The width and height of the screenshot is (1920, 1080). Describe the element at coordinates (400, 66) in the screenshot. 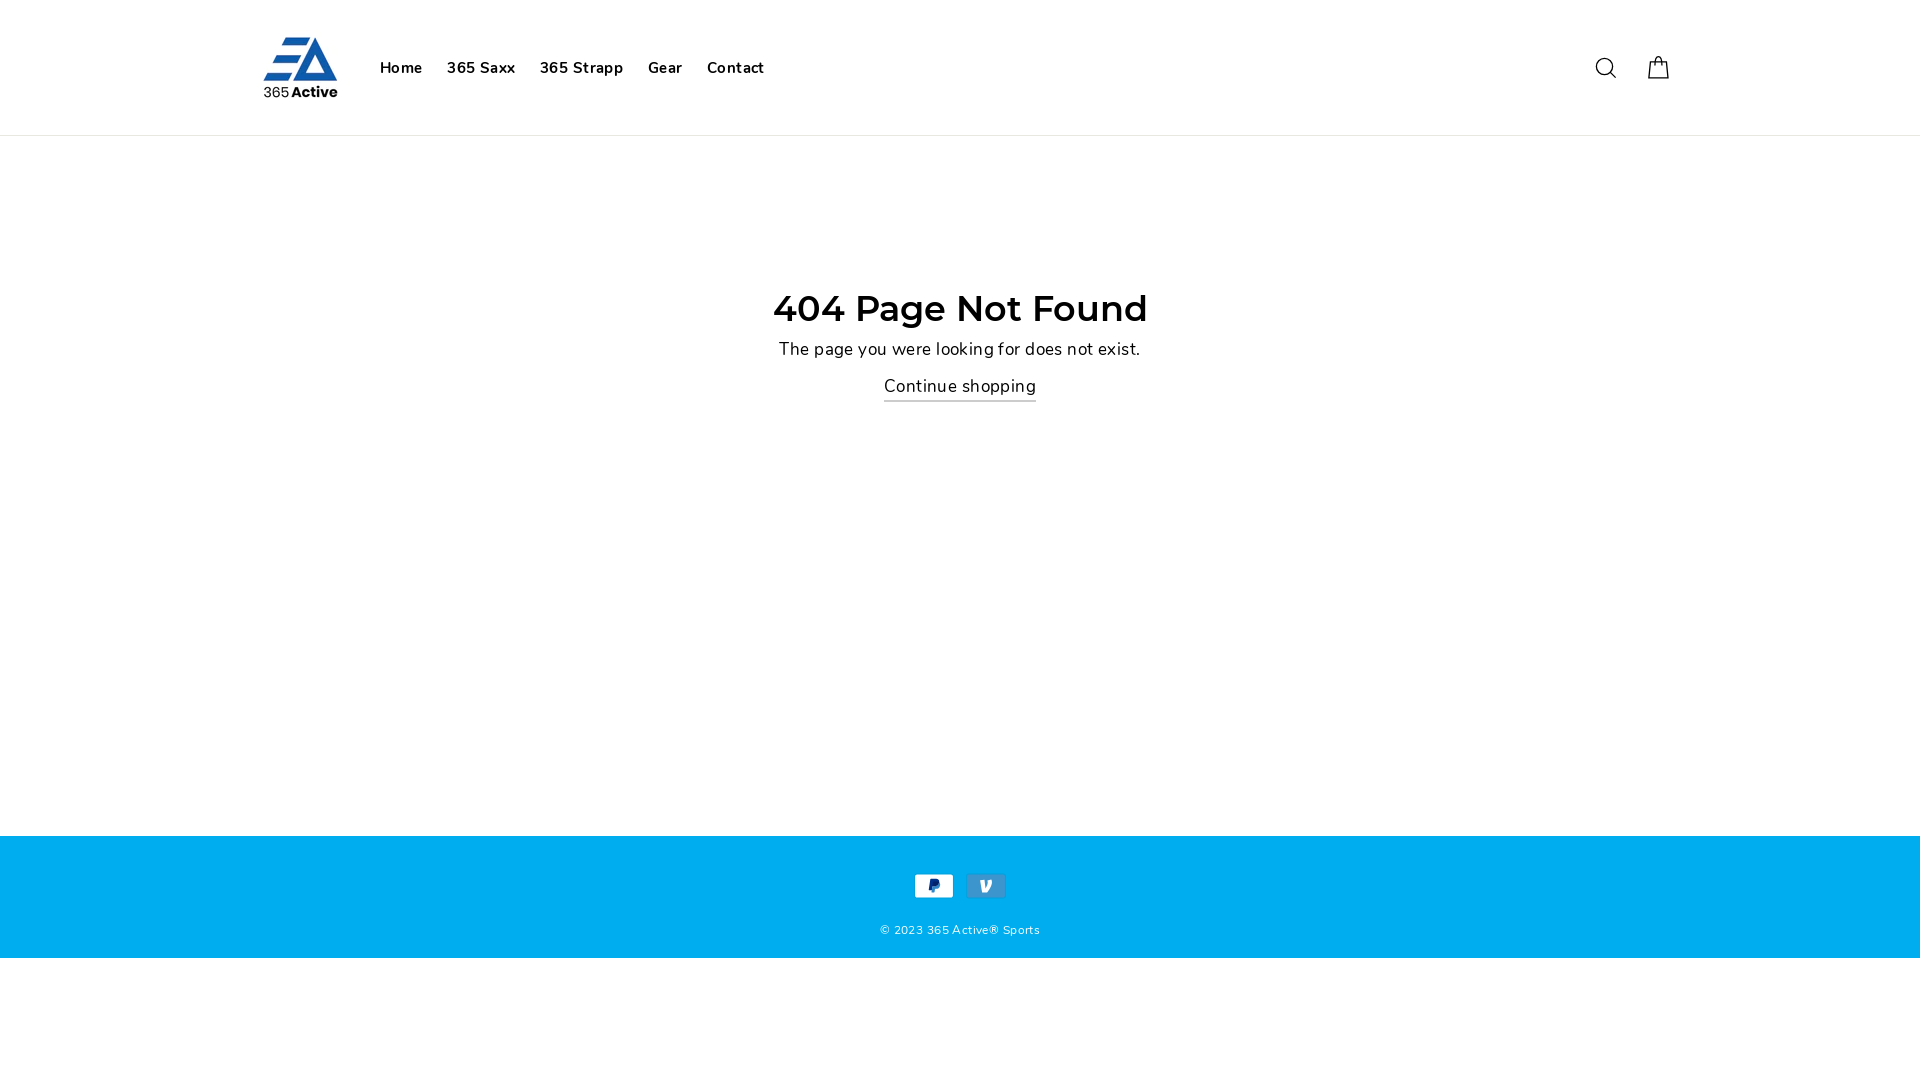

I see `'Home'` at that location.